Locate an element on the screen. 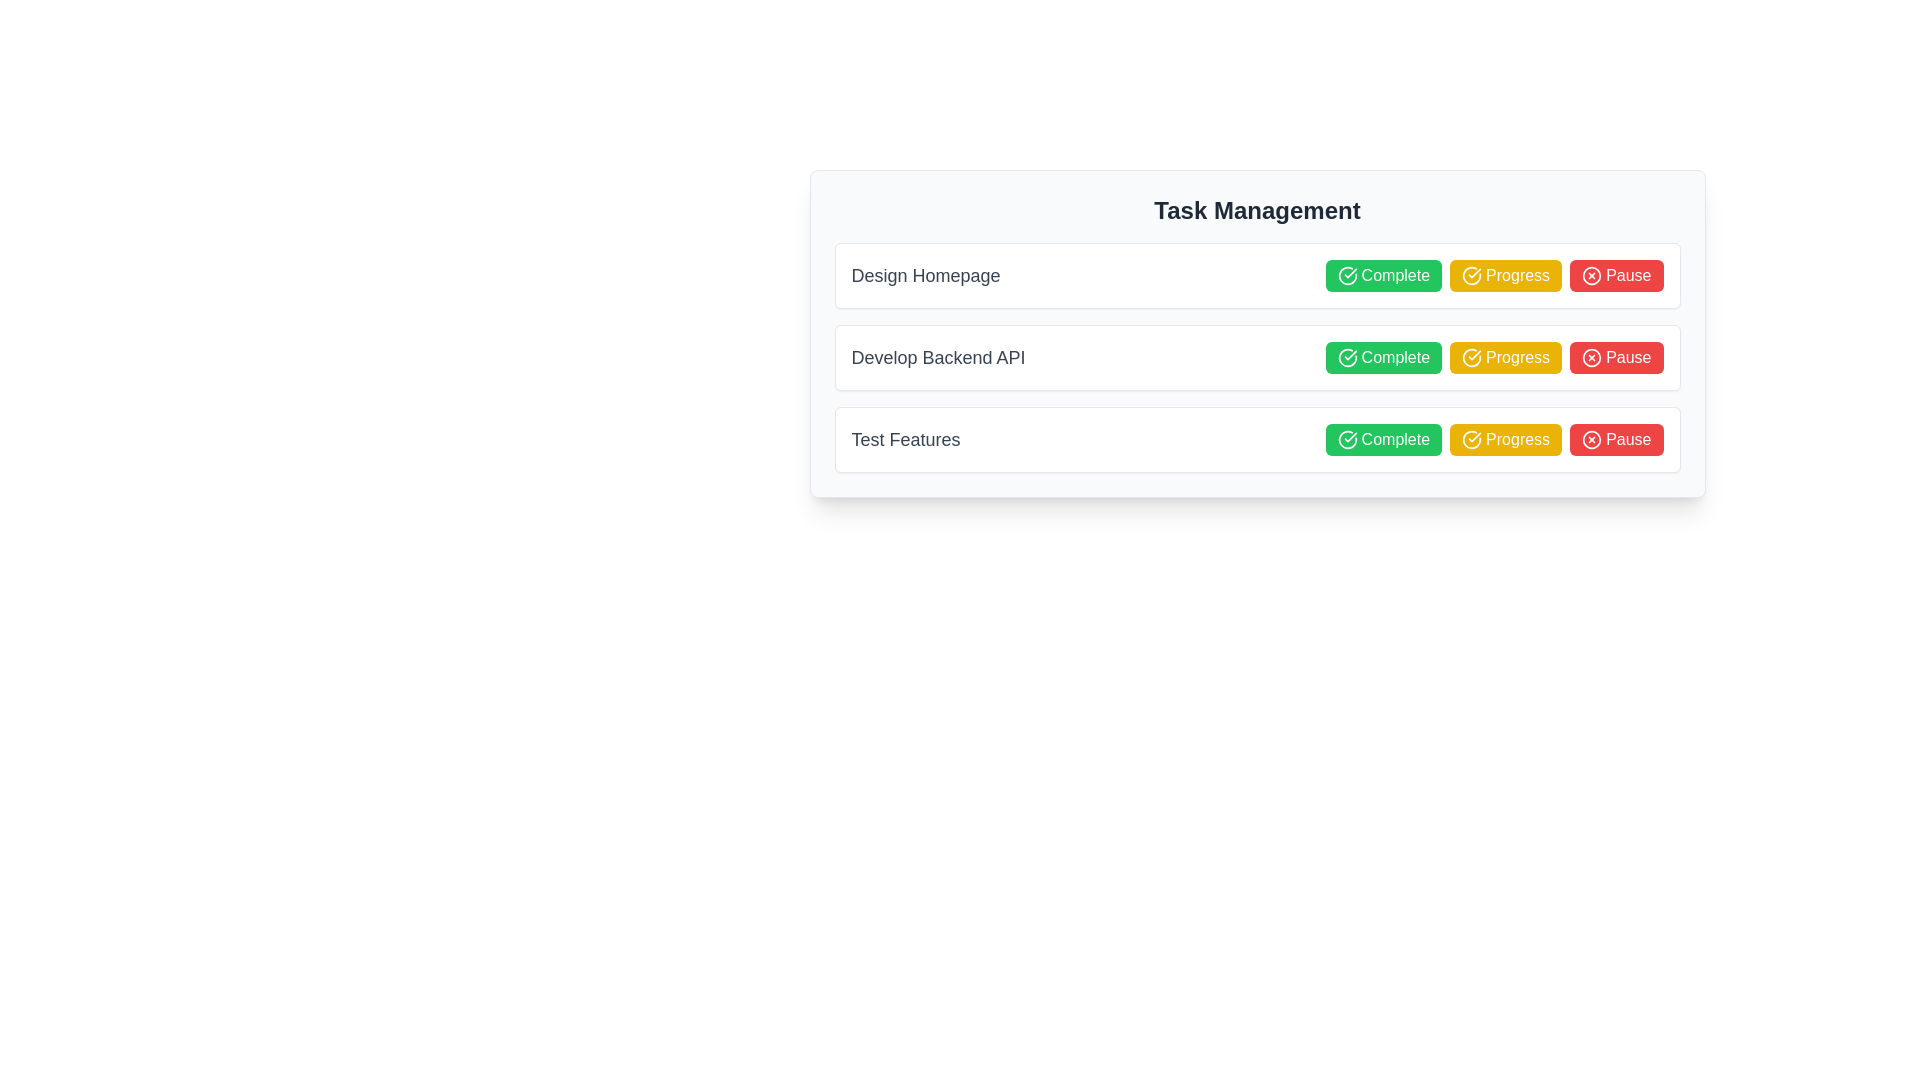 The height and width of the screenshot is (1080, 1920). the yellow 'Progress' button with a checkmark icon, which is the second button in the 'Test Features' task control row is located at coordinates (1493, 438).